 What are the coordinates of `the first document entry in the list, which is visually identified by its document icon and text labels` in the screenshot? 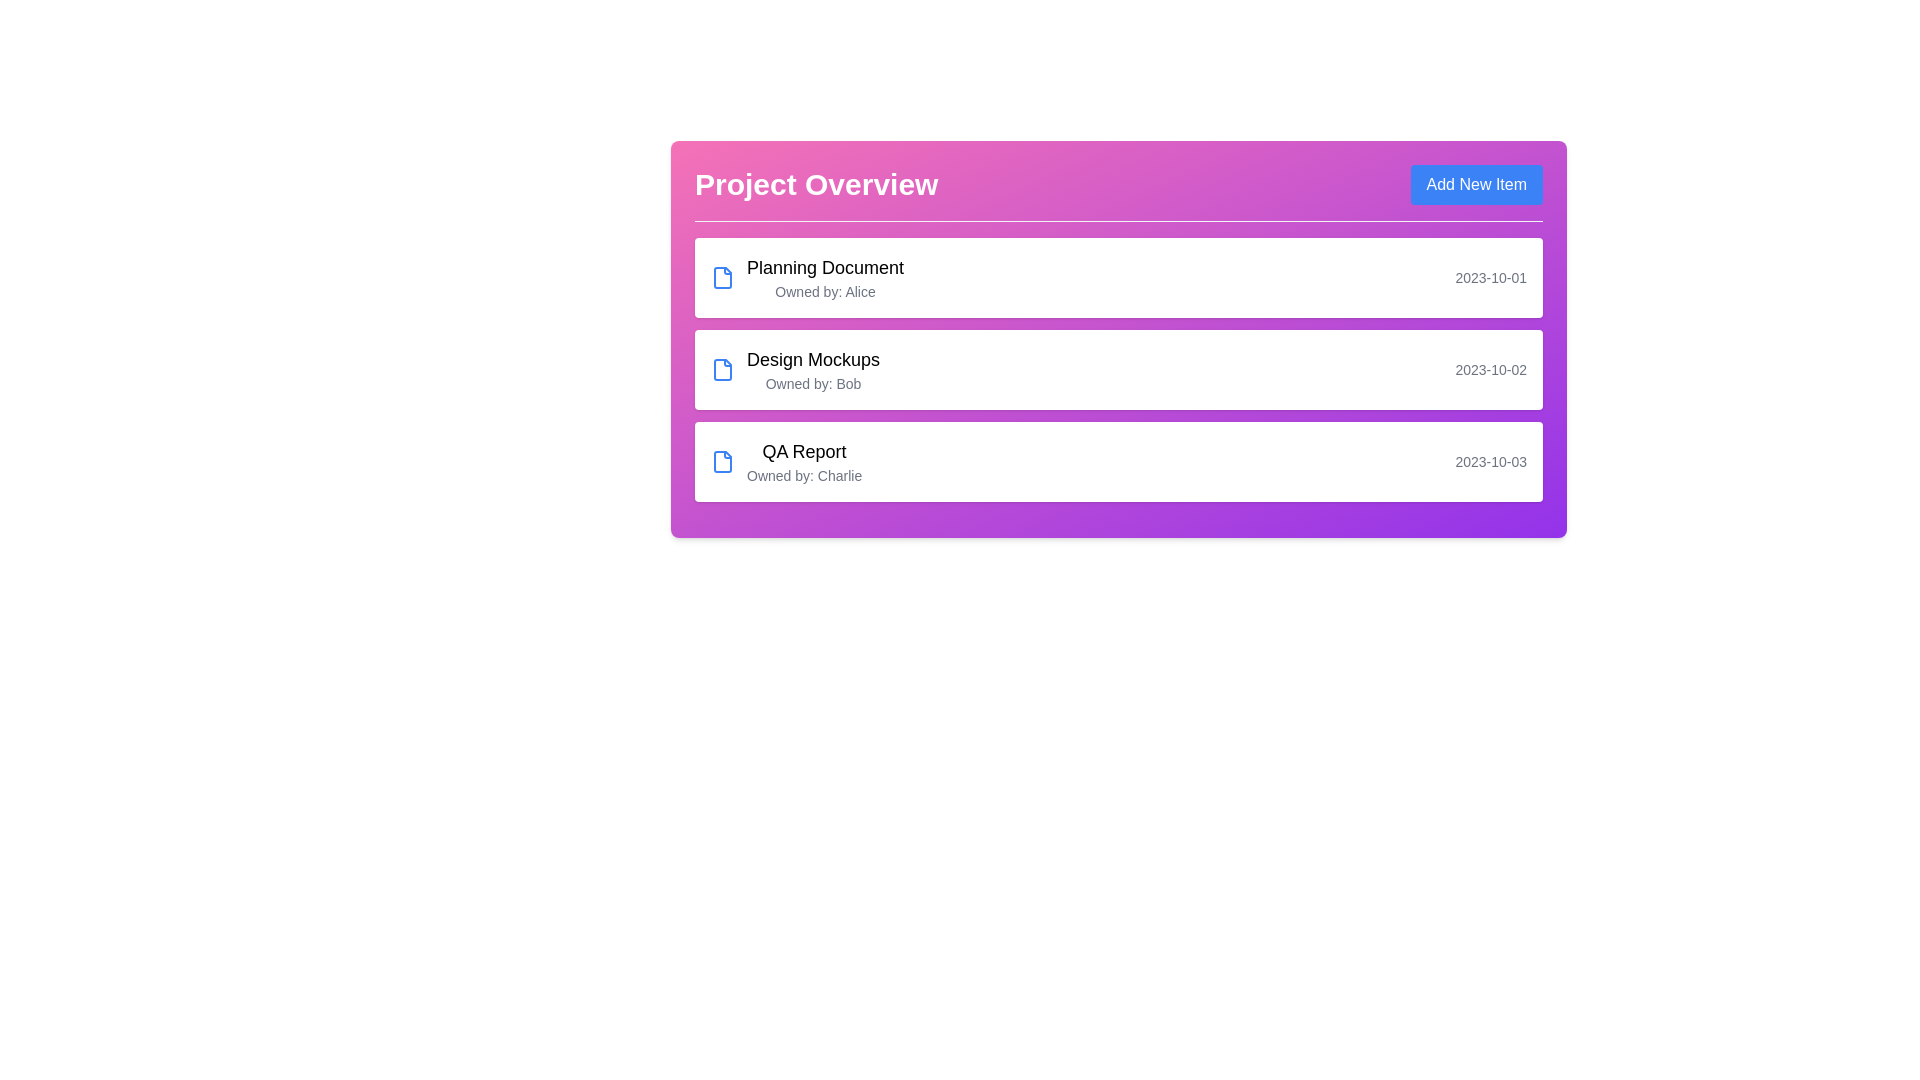 It's located at (807, 277).